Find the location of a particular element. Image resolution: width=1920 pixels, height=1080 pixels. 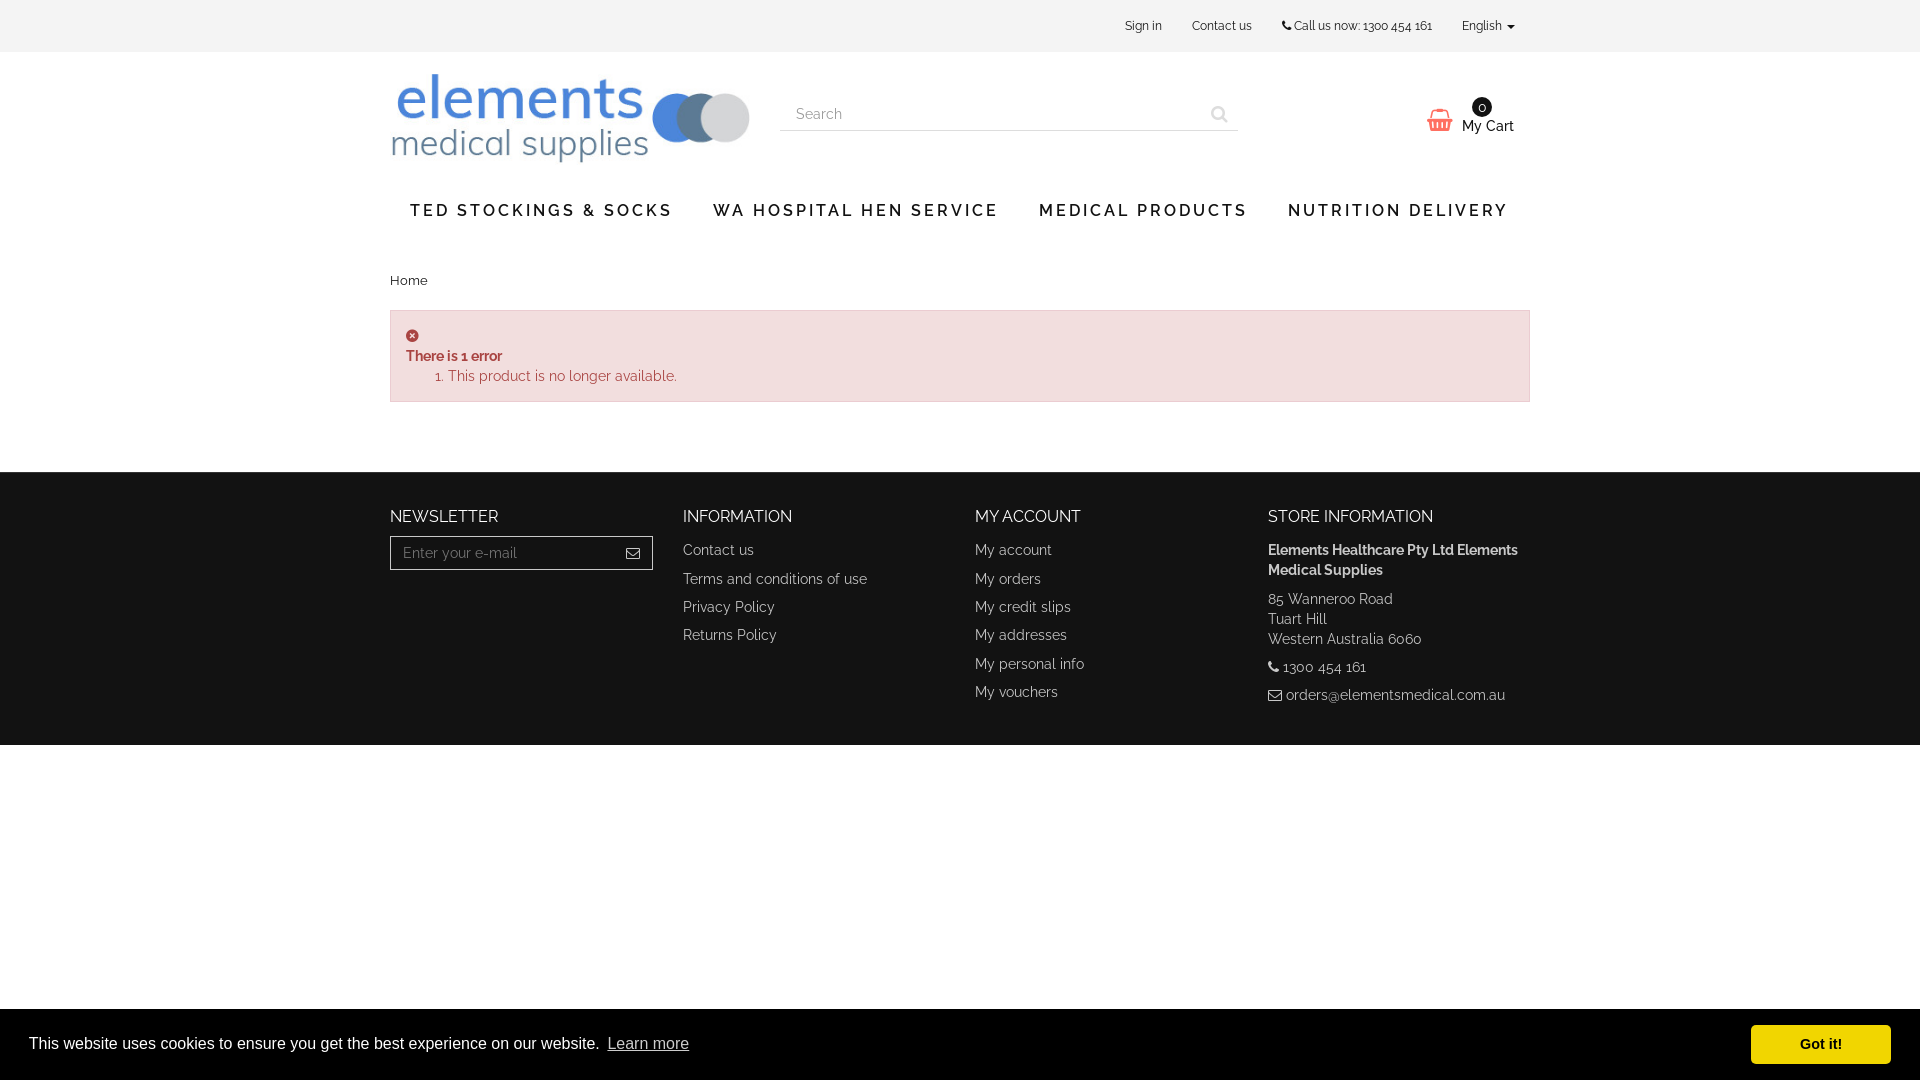

'Sign in' is located at coordinates (1108, 26).